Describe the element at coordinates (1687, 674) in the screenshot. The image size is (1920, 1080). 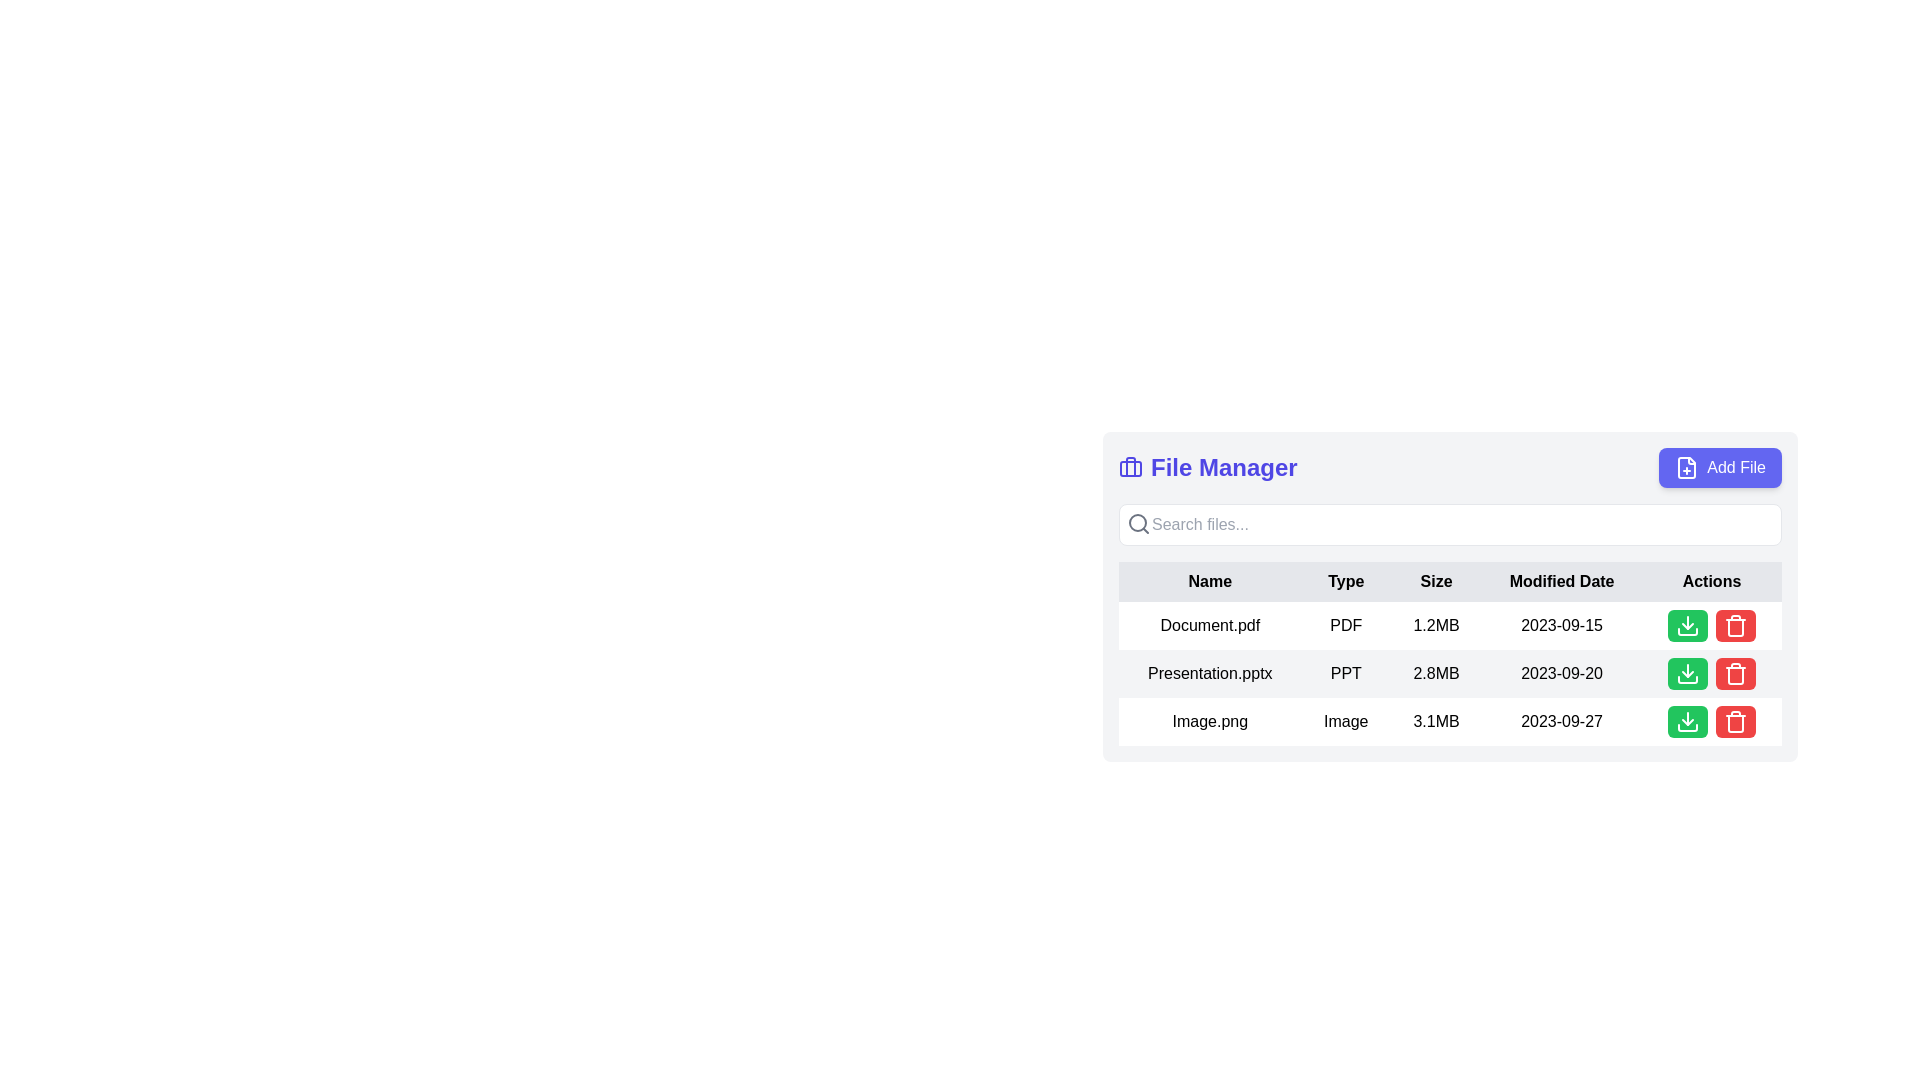
I see `the download button located in the second row of the table under the 'Actions' column, which initiates the download of the file 'Presentation.pptx'` at that location.